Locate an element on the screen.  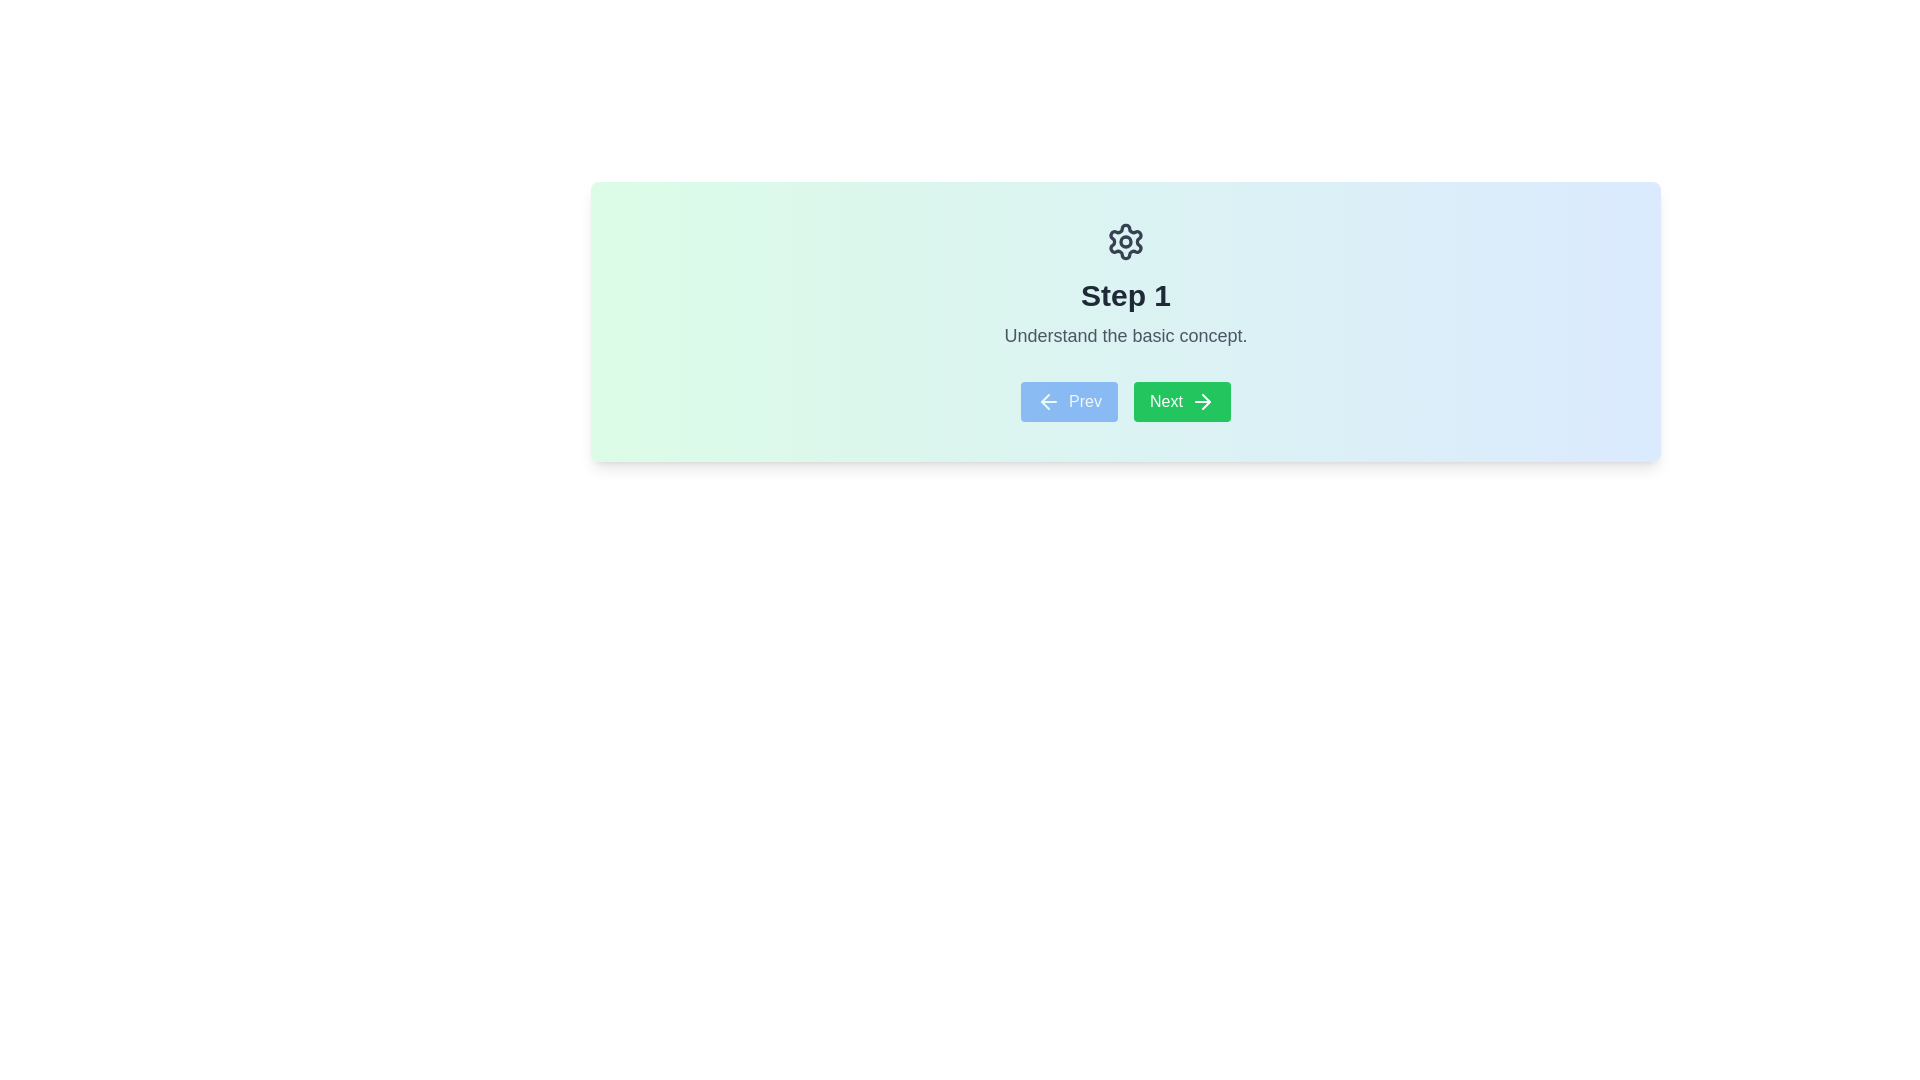
the 'Prev' button, which is a rectangular button with white text and a blue background is located at coordinates (1068, 401).